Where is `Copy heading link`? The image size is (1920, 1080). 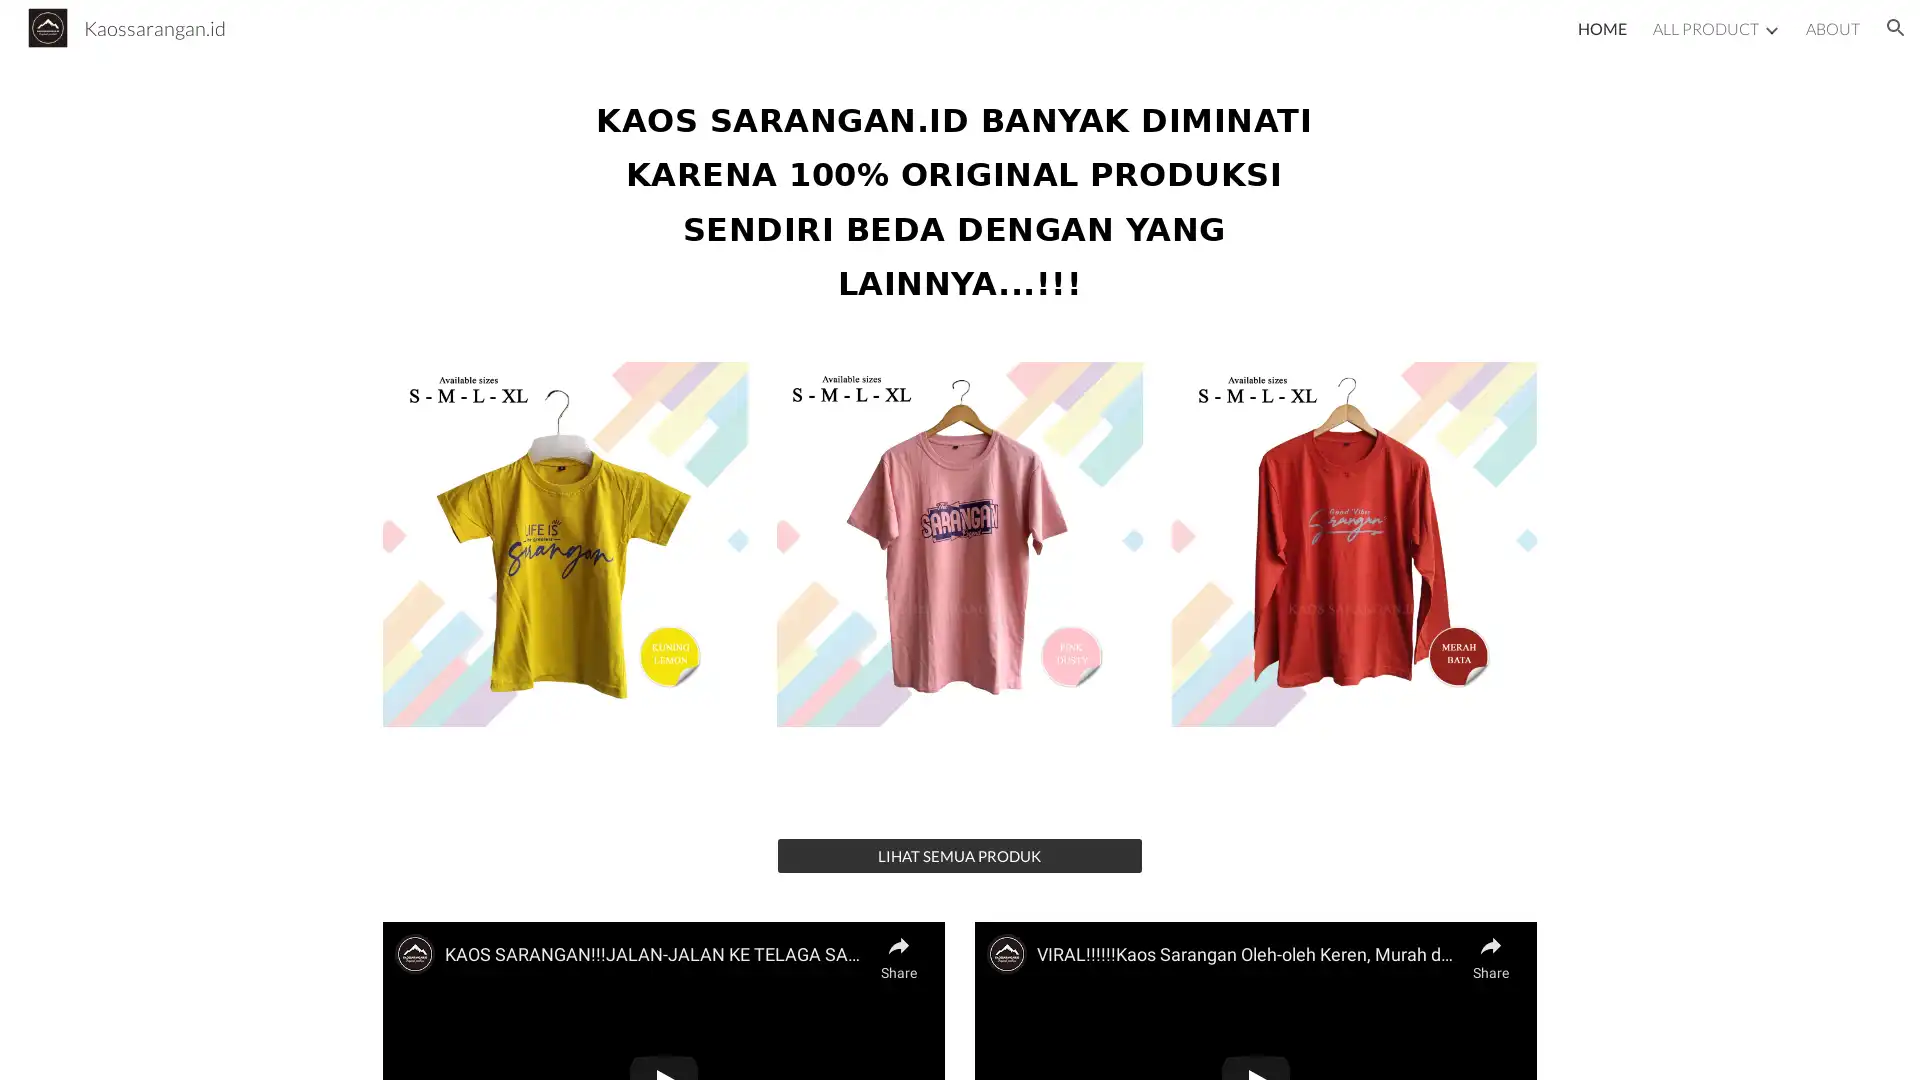
Copy heading link is located at coordinates (1353, 196).